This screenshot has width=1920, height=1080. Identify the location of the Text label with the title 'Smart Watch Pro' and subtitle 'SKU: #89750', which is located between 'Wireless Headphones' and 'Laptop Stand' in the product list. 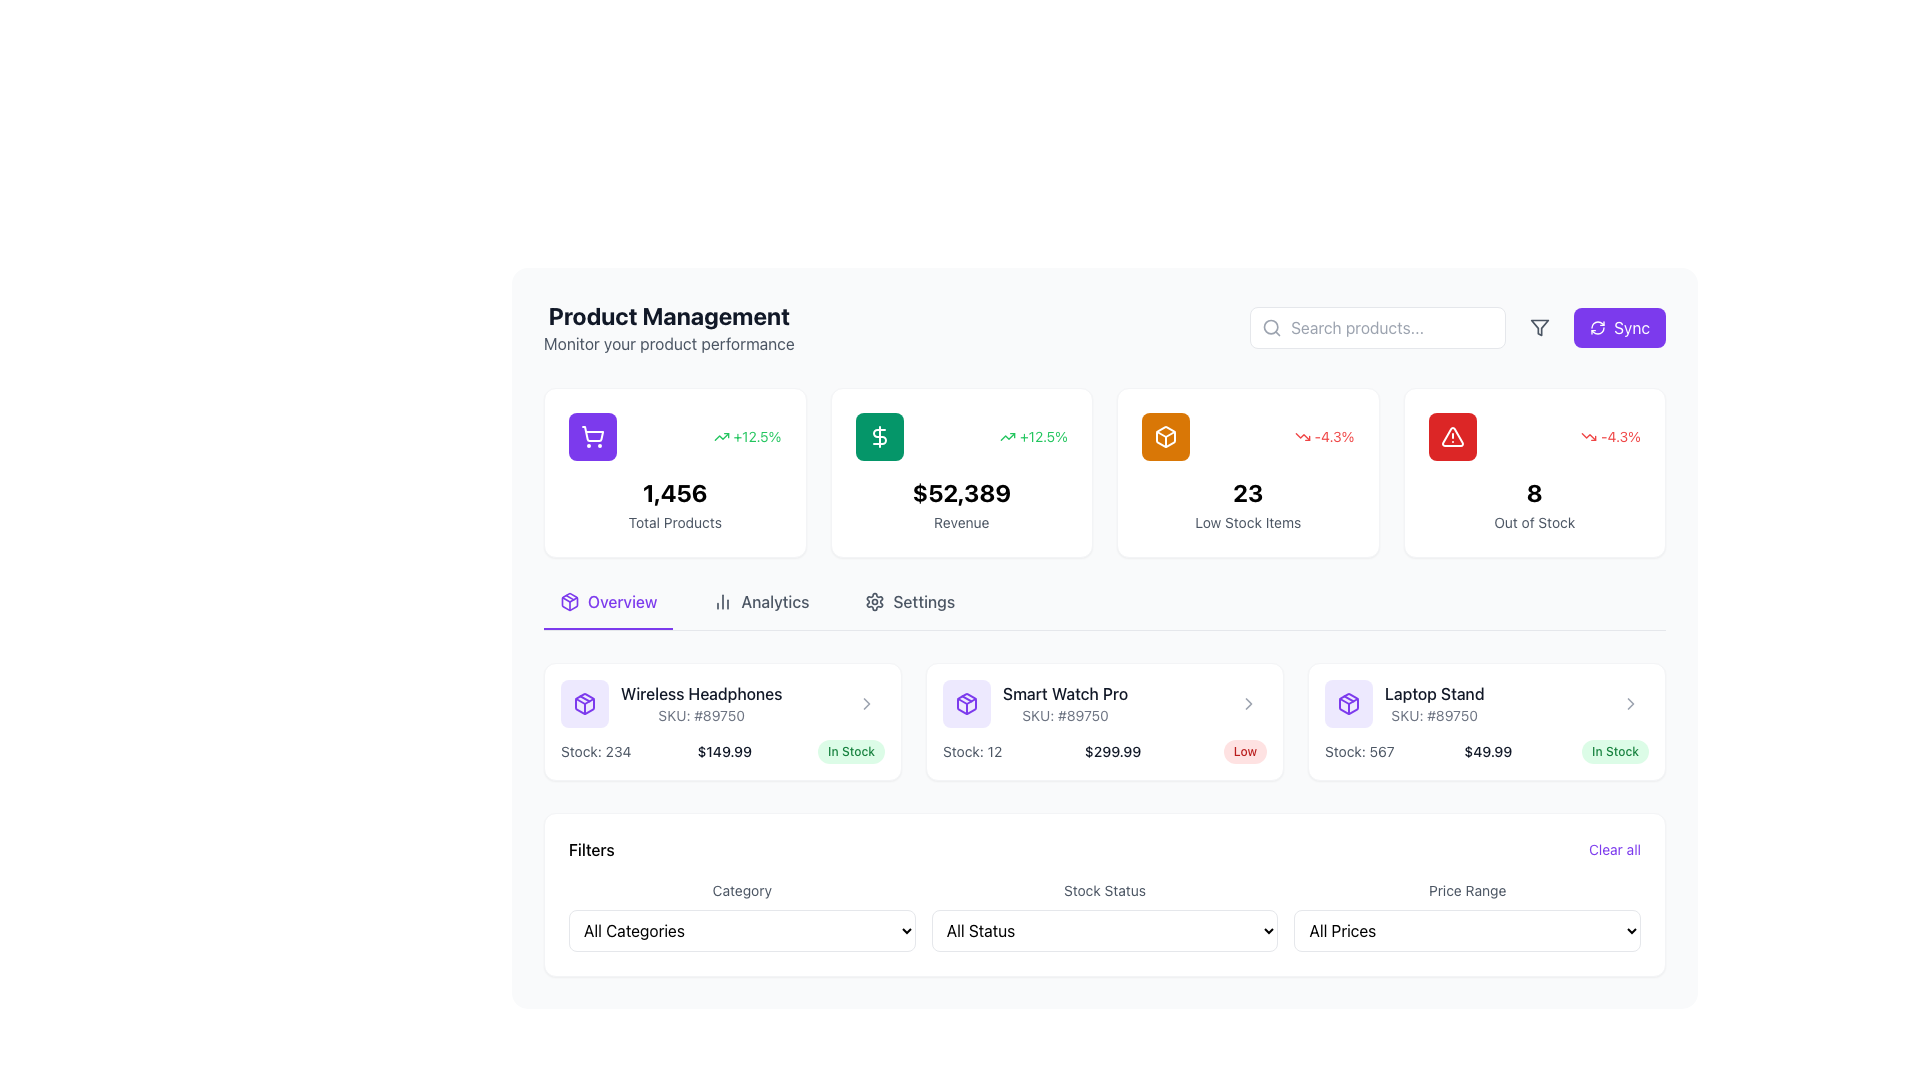
(1103, 703).